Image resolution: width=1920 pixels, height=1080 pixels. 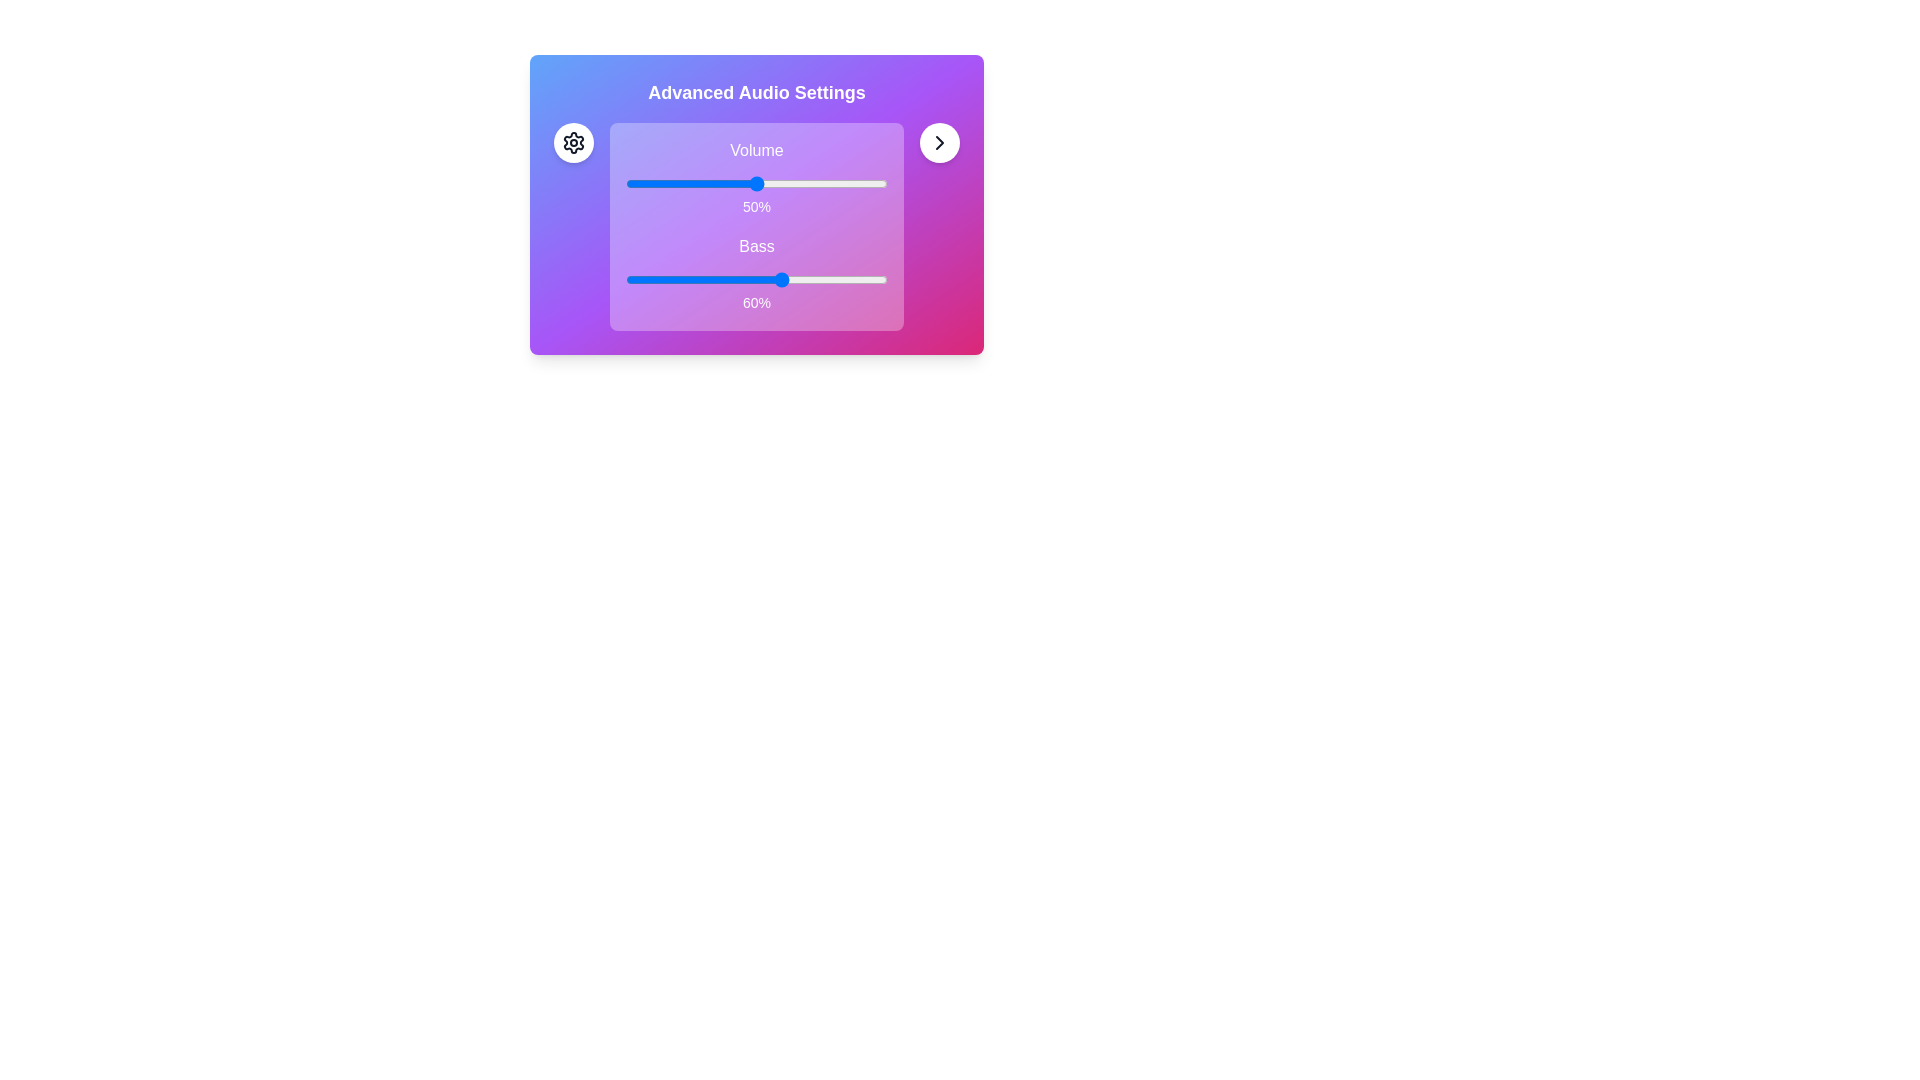 What do you see at coordinates (939, 141) in the screenshot?
I see `the button identified by chevron` at bounding box center [939, 141].